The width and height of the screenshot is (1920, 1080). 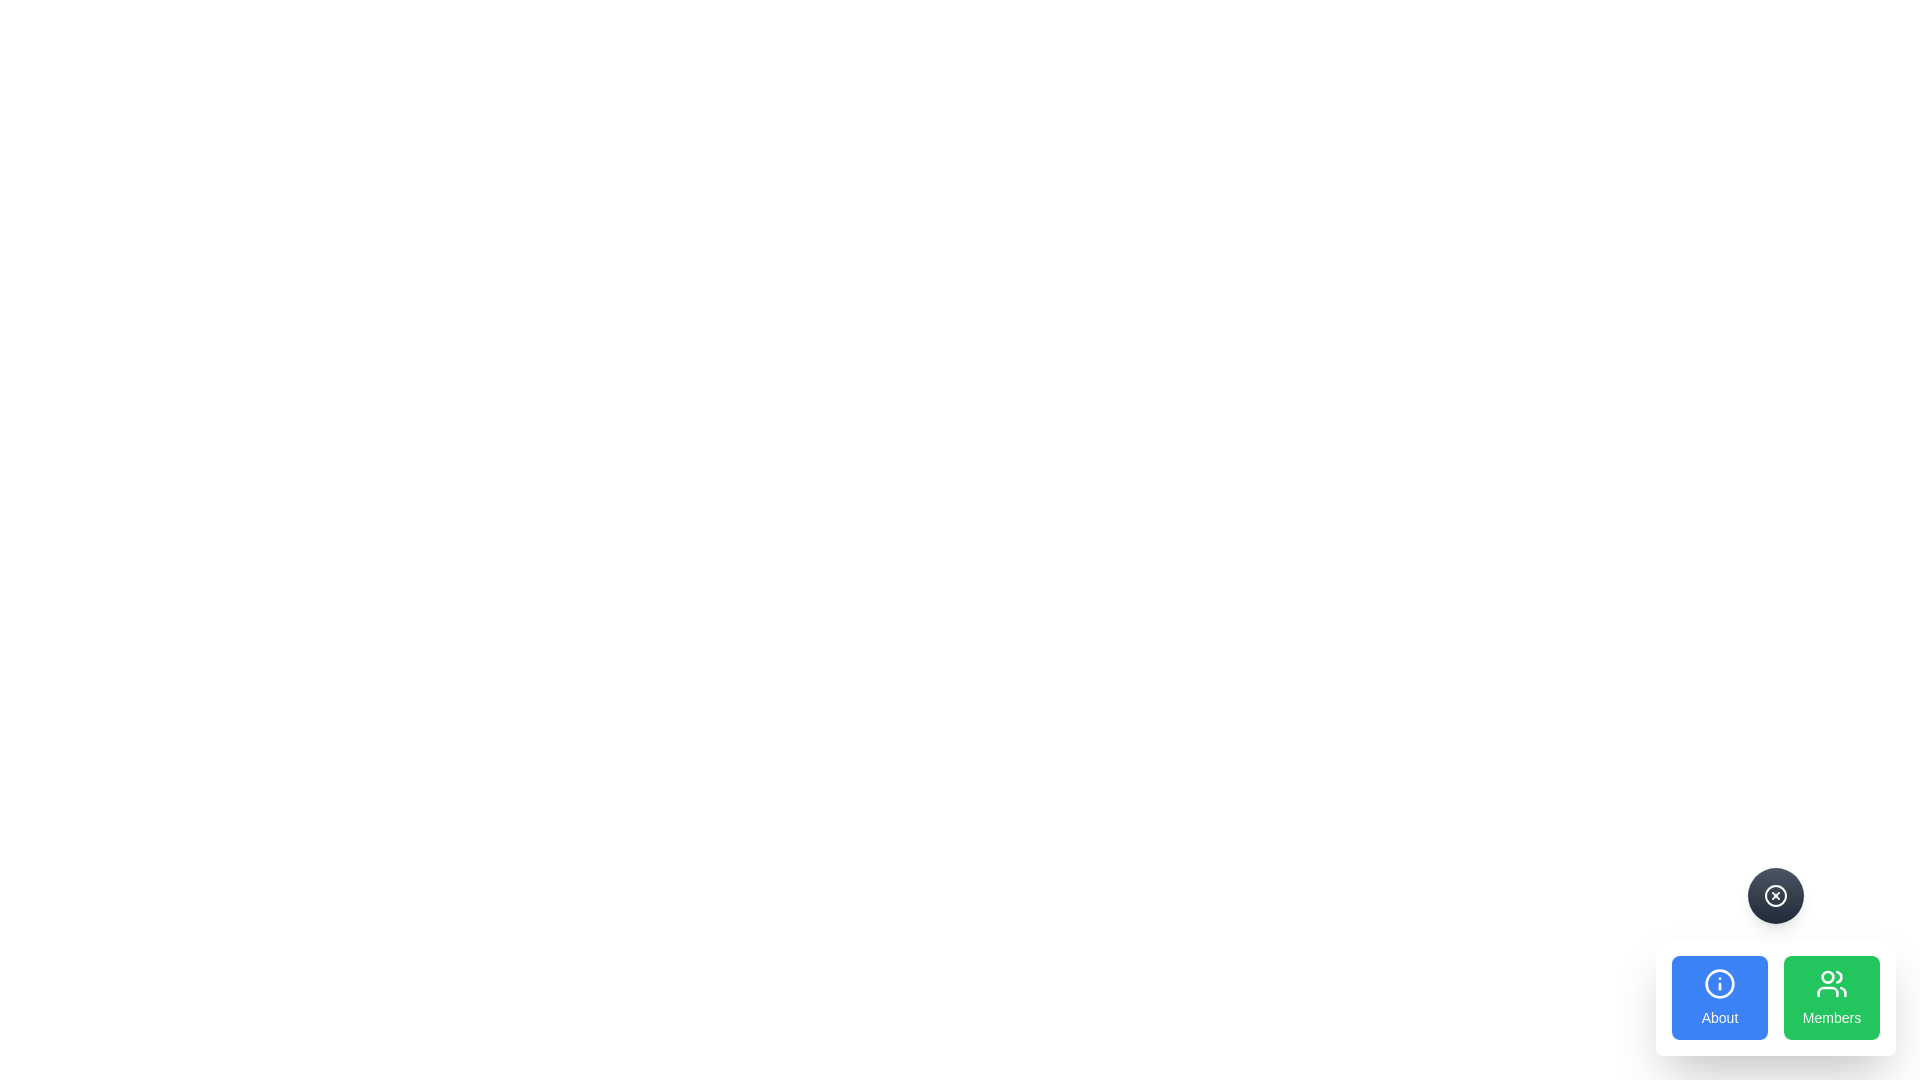 What do you see at coordinates (1718, 998) in the screenshot?
I see `the blue rounded button labeled 'About' with an 'i' icon` at bounding box center [1718, 998].